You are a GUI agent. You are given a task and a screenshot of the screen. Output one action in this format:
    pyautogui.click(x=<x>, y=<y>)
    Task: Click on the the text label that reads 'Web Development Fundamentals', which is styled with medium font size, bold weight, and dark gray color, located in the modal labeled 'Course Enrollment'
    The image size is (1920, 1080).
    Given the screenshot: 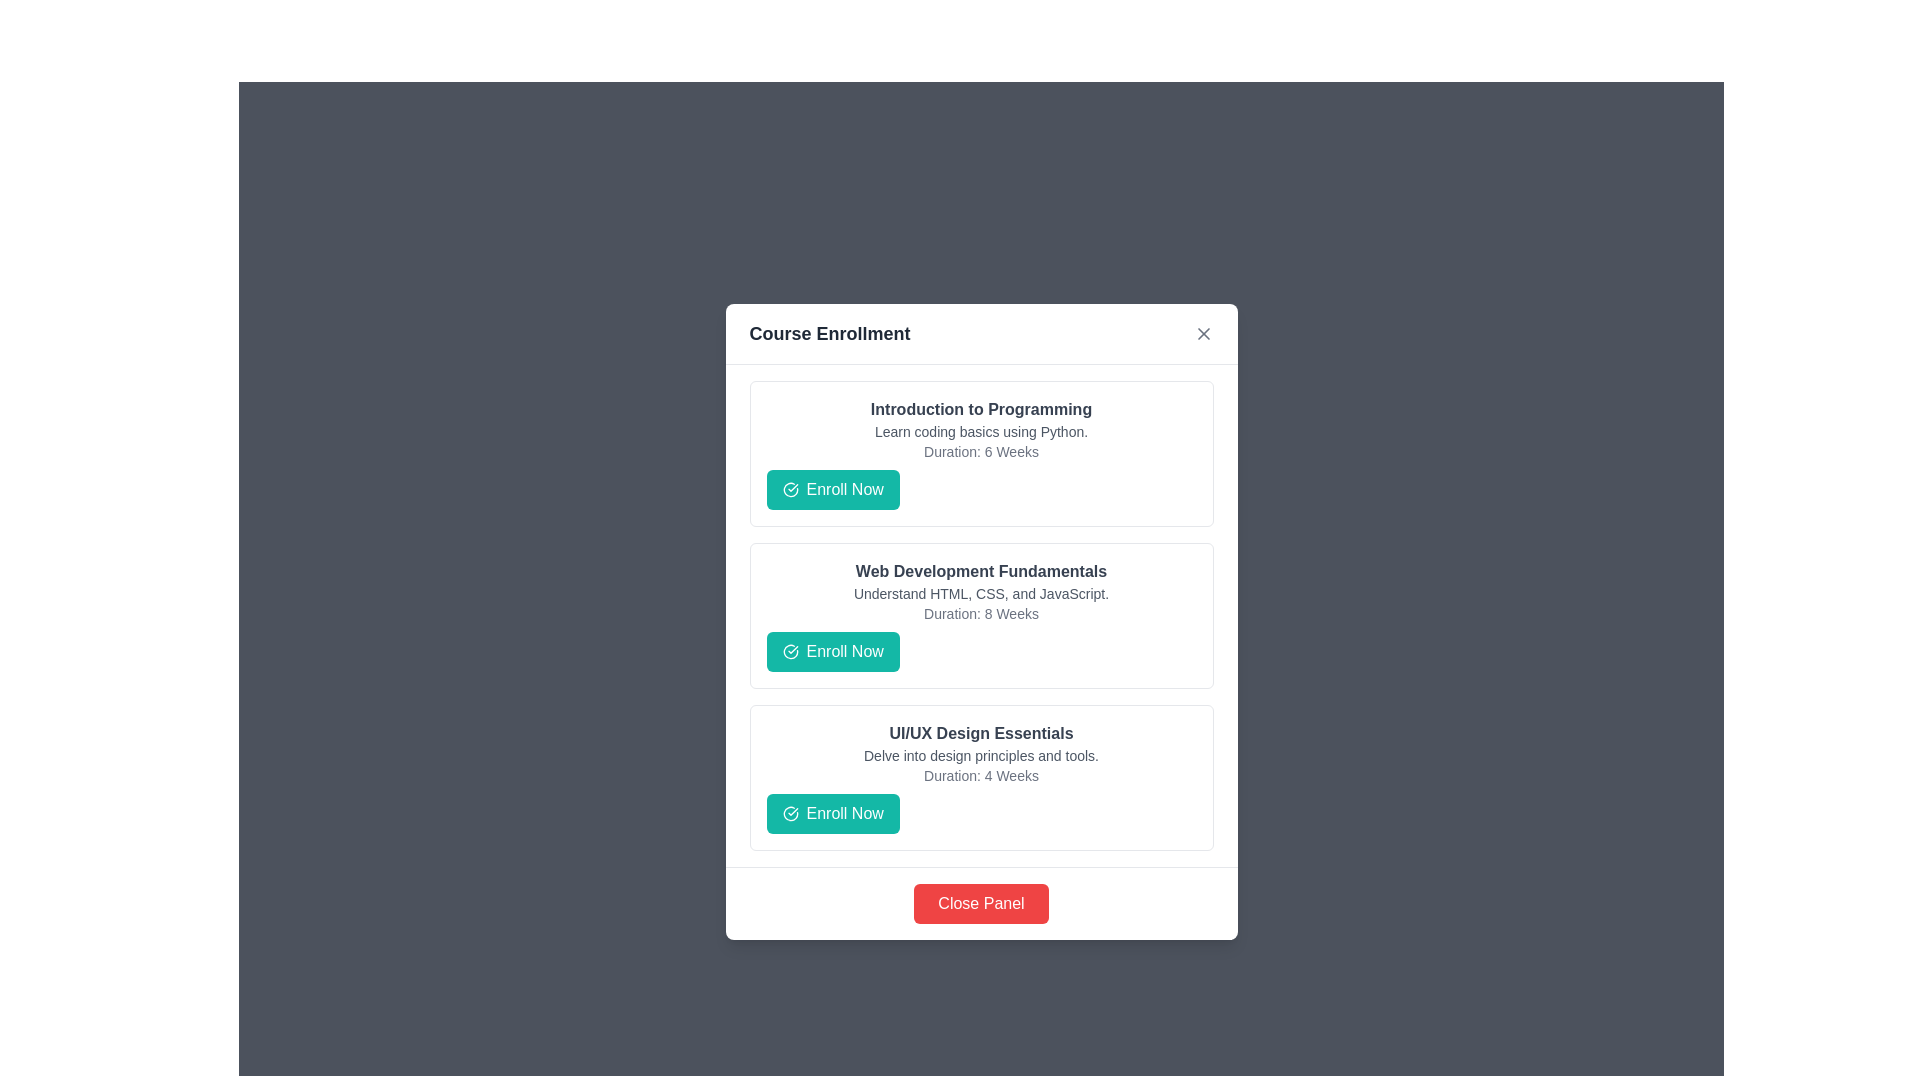 What is the action you would take?
    pyautogui.click(x=981, y=571)
    